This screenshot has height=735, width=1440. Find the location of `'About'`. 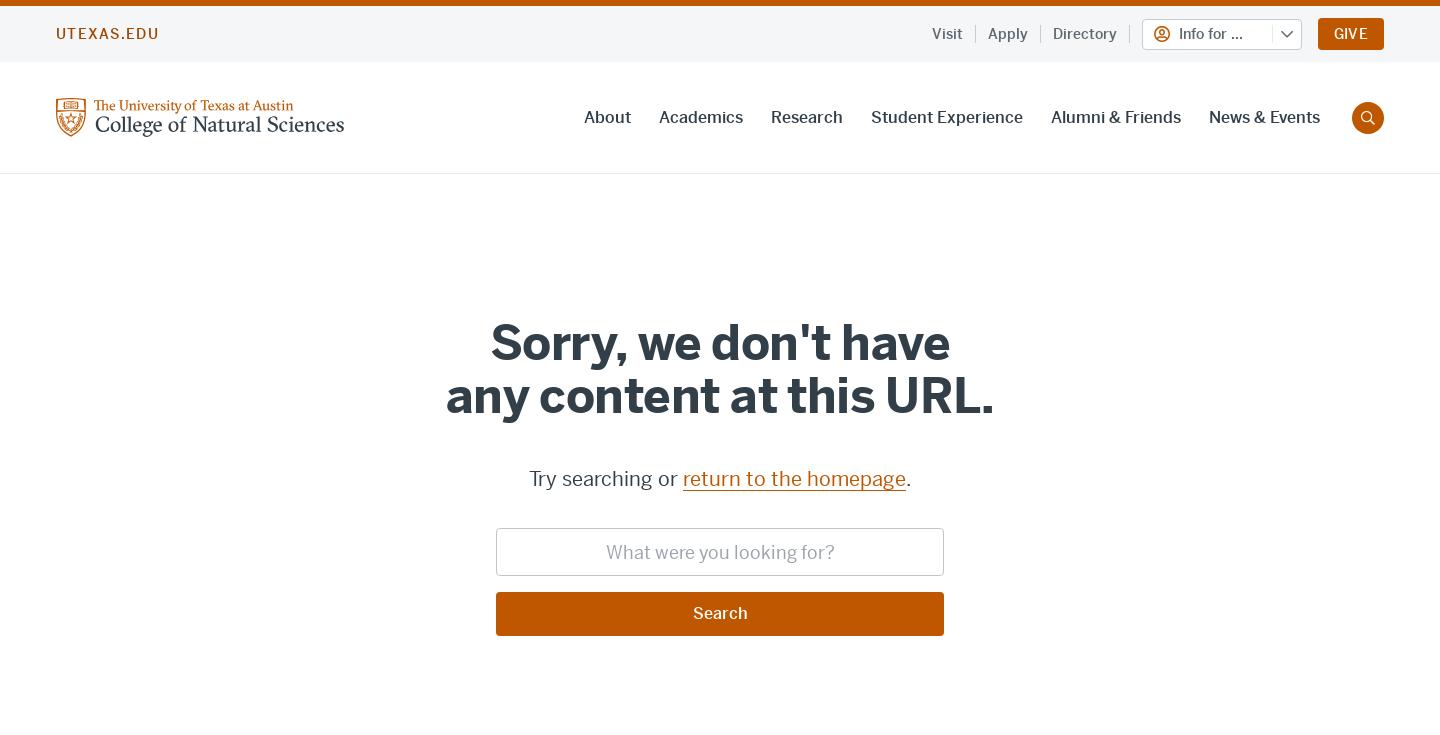

'About' is located at coordinates (606, 116).